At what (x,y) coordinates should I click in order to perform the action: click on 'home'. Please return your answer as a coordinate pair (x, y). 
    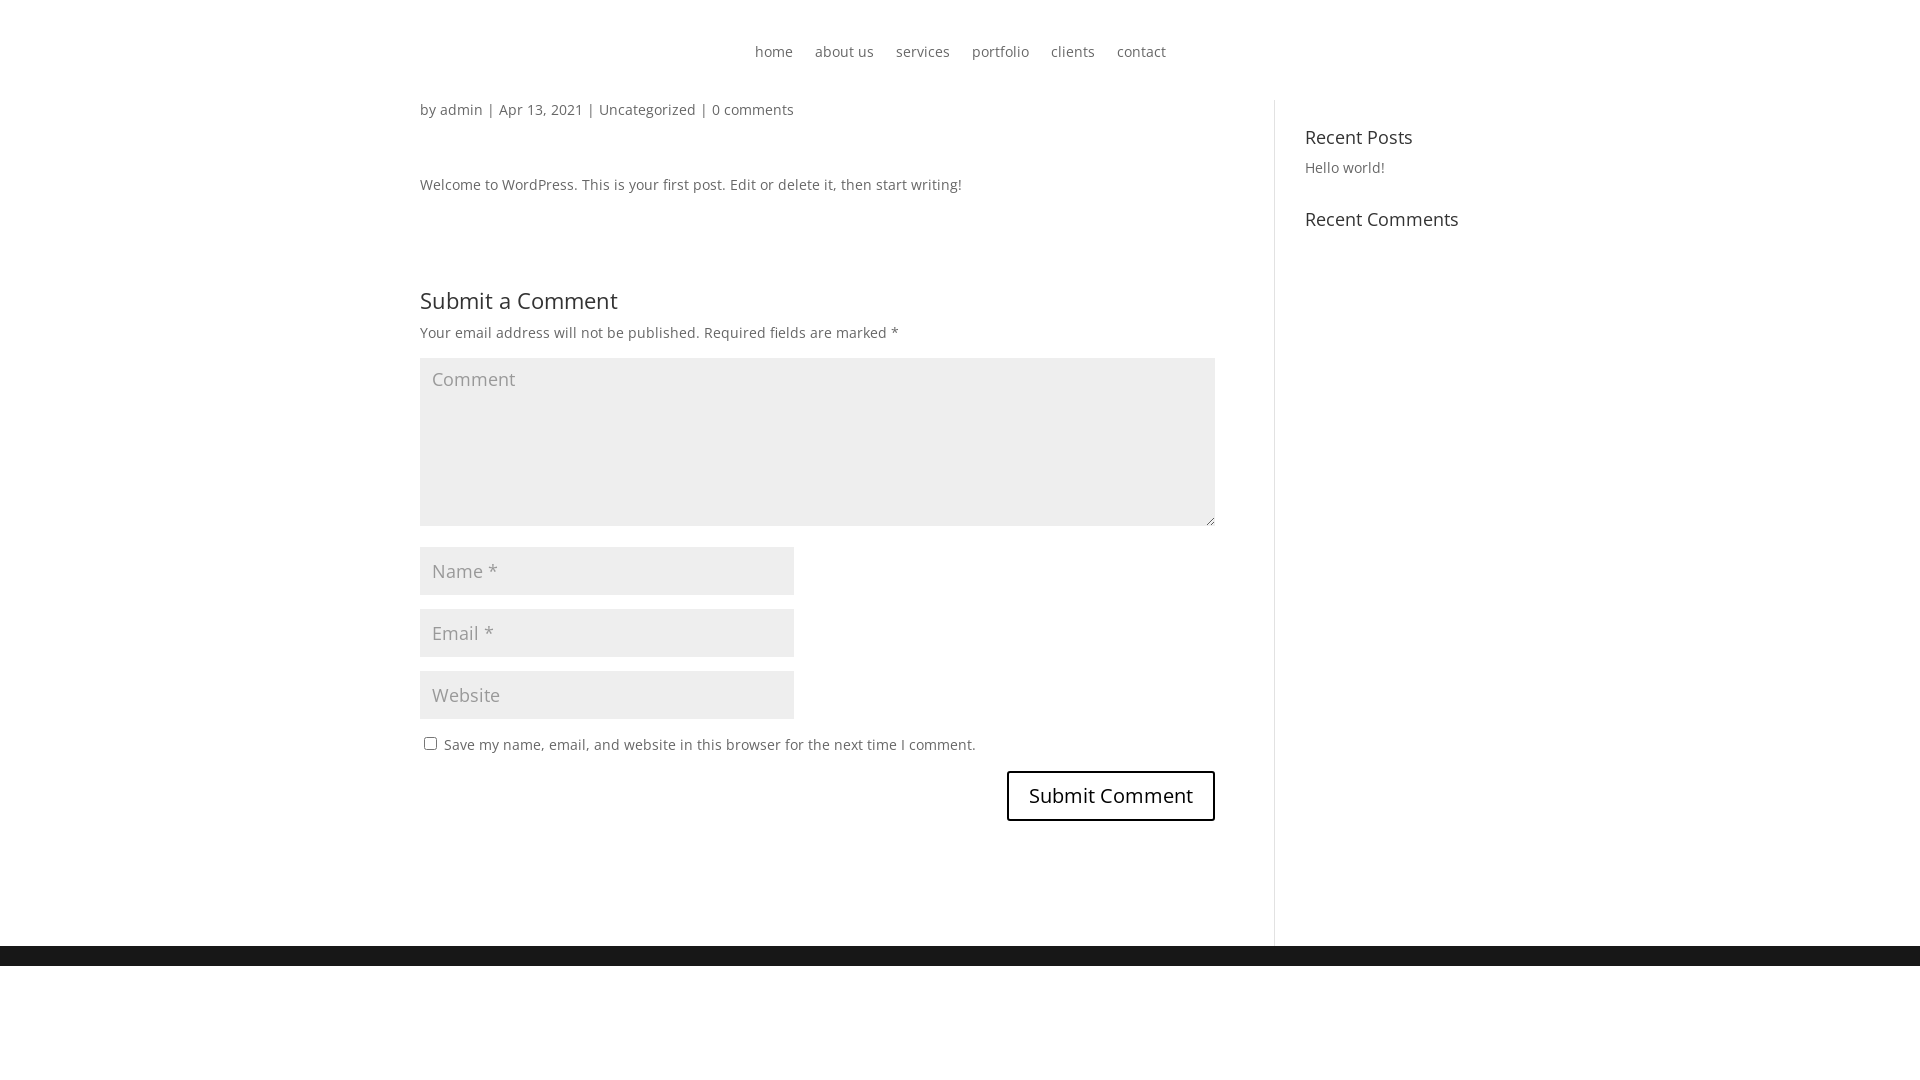
    Looking at the image, I should click on (771, 55).